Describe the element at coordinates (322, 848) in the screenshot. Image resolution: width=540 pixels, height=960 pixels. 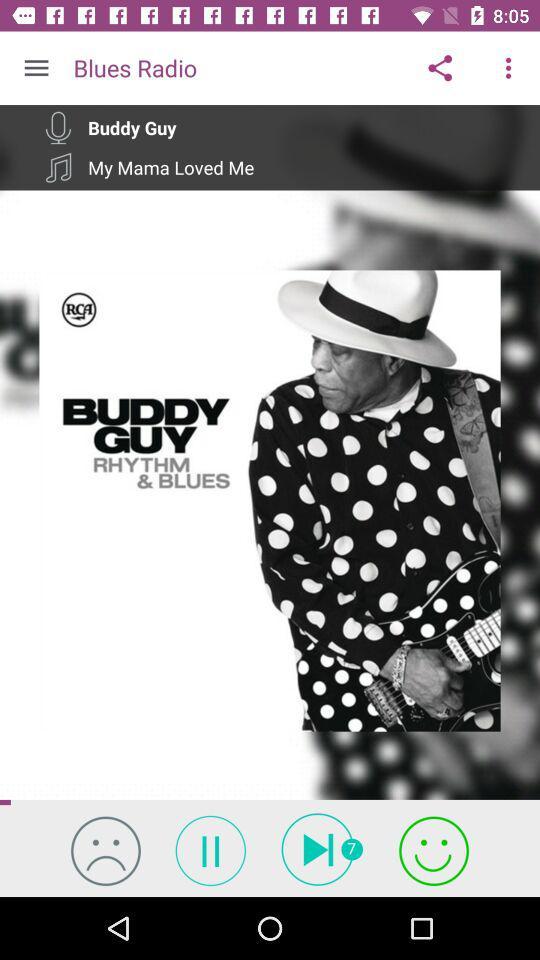
I see `the skip_next icon` at that location.